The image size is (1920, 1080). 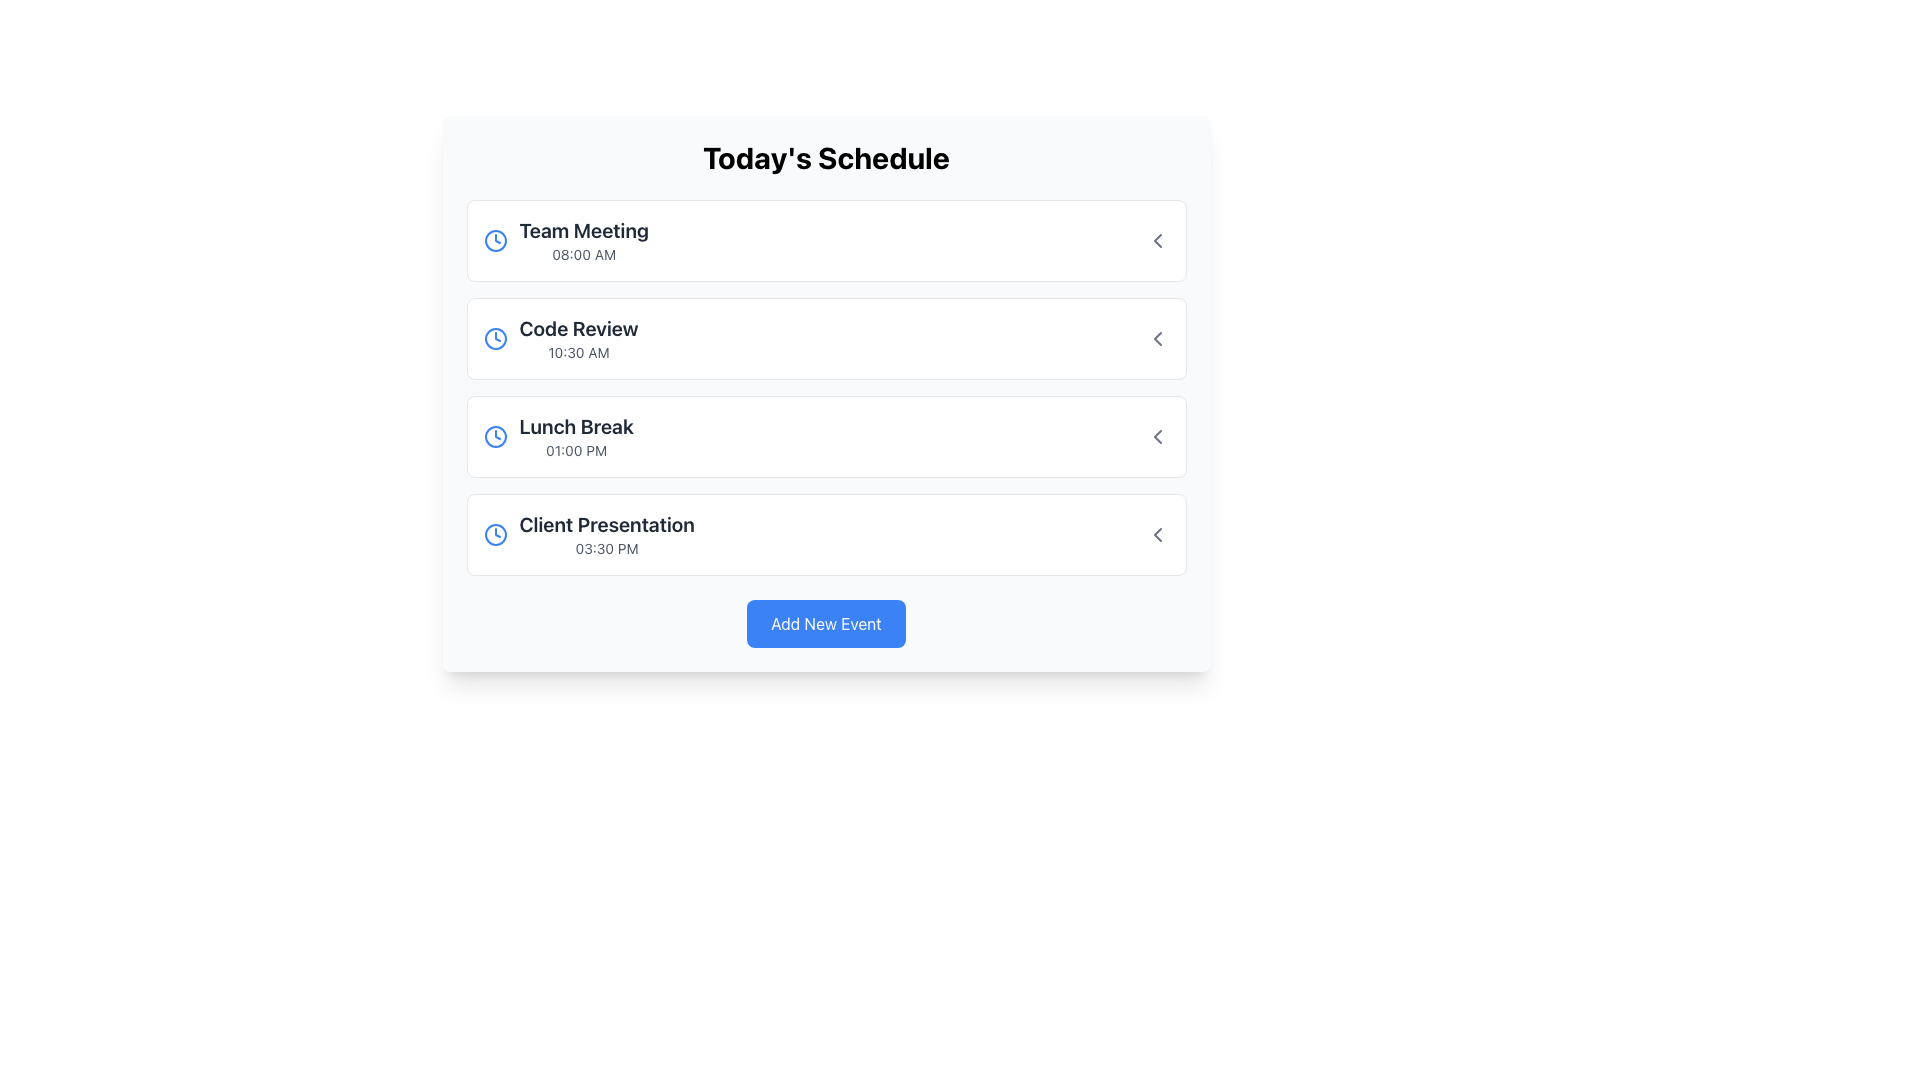 What do you see at coordinates (606, 548) in the screenshot?
I see `the static text displaying the time for the 'Client Presentation' event, which is centrally aligned in the fourth schedule item` at bounding box center [606, 548].